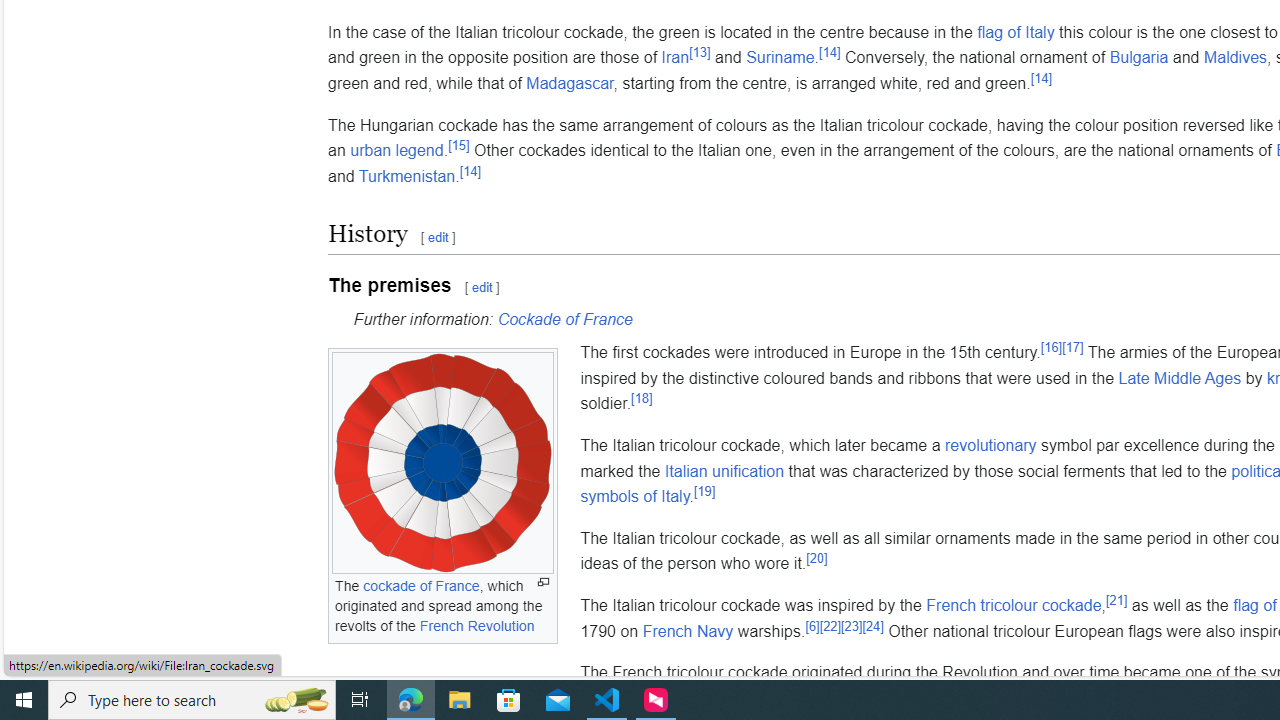  What do you see at coordinates (990, 444) in the screenshot?
I see `'revolutionary'` at bounding box center [990, 444].